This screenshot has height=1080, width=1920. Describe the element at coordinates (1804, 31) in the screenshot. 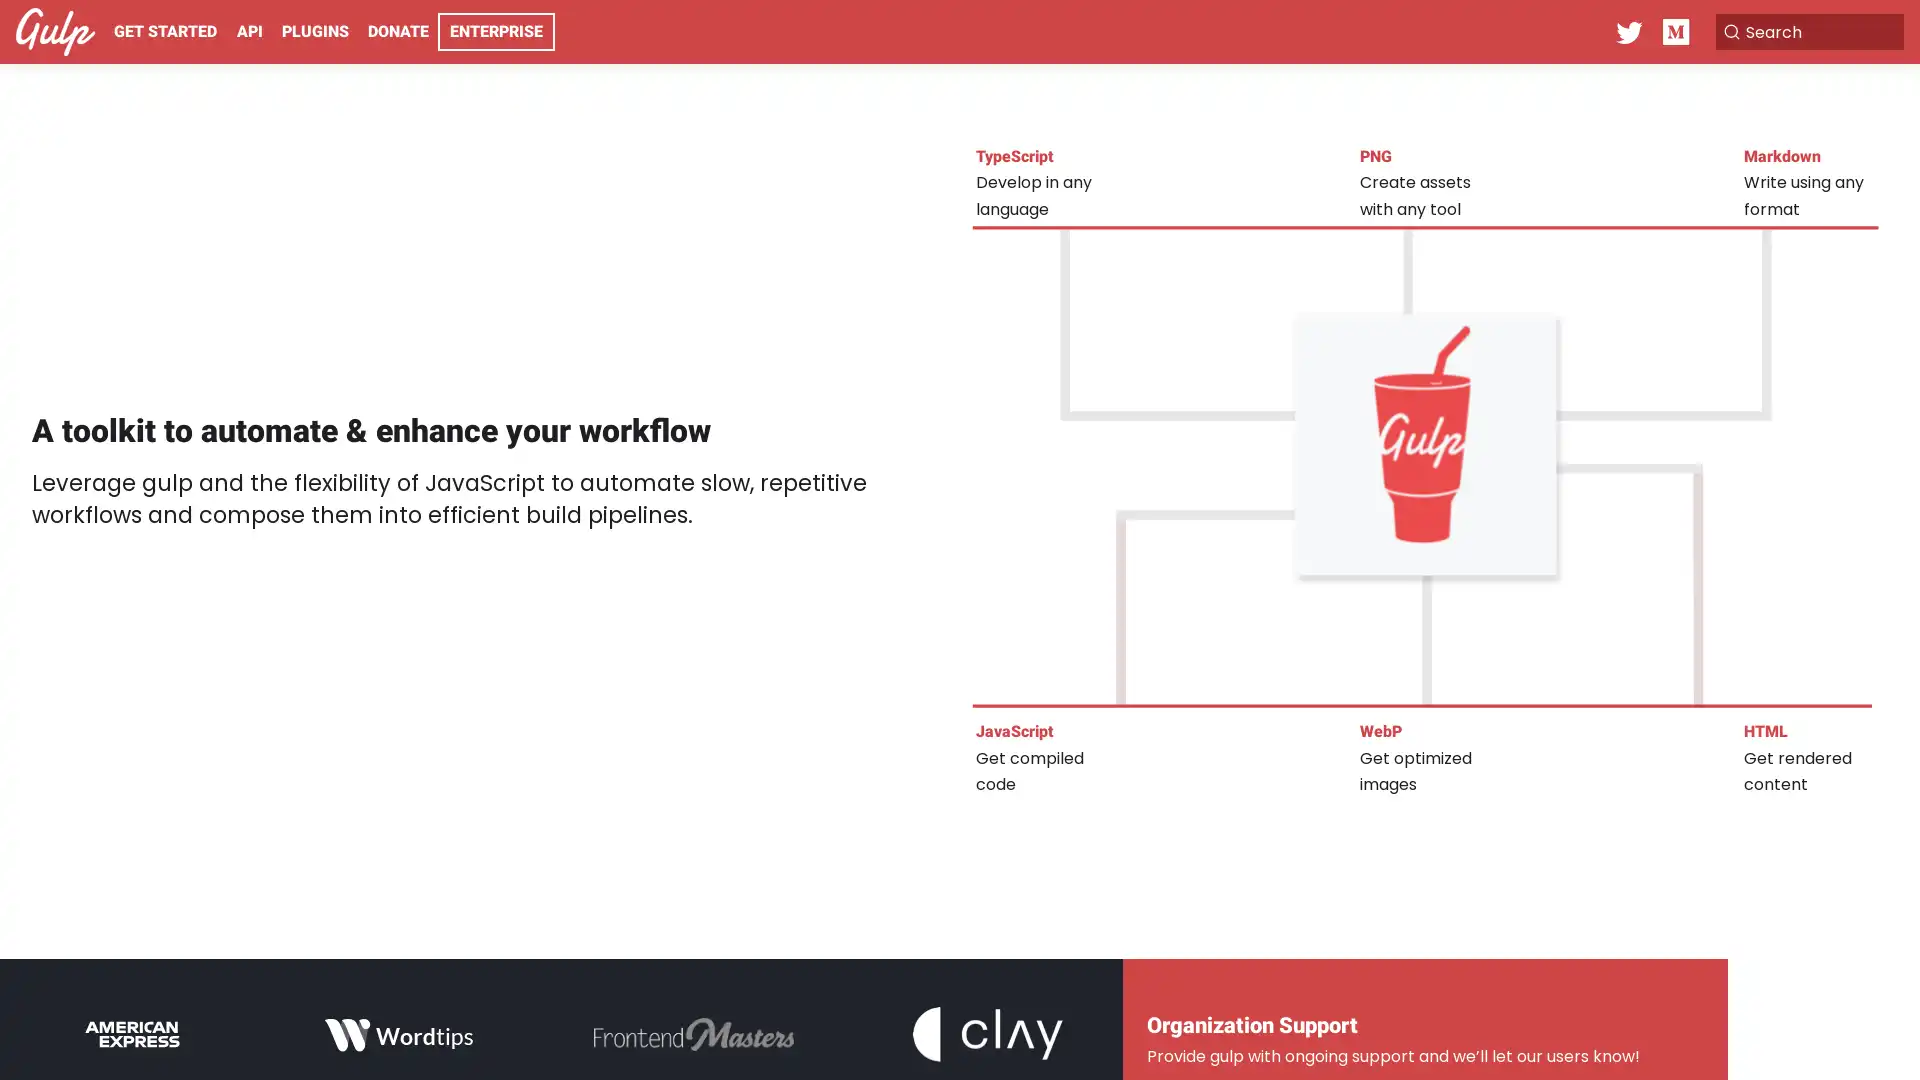

I see `Search` at that location.